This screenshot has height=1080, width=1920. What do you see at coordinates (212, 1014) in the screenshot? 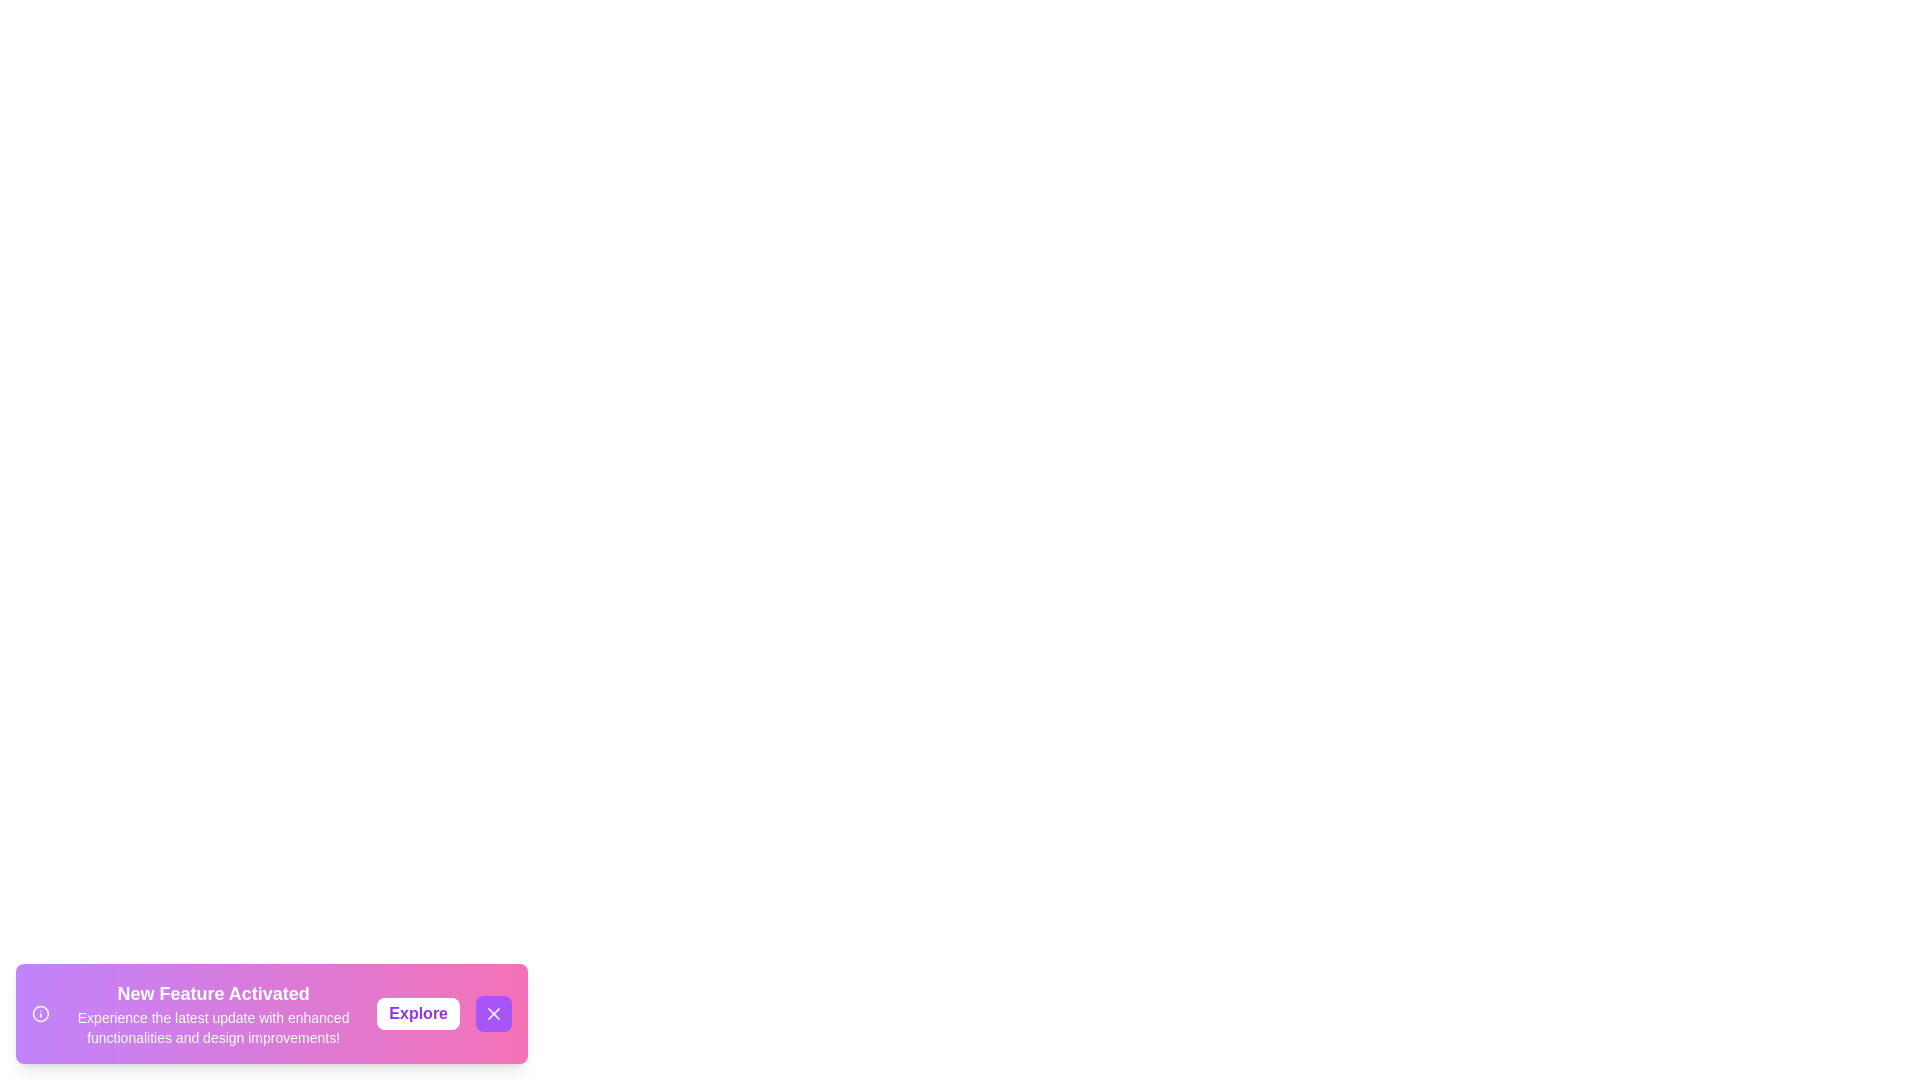
I see `the text to select it` at bounding box center [212, 1014].